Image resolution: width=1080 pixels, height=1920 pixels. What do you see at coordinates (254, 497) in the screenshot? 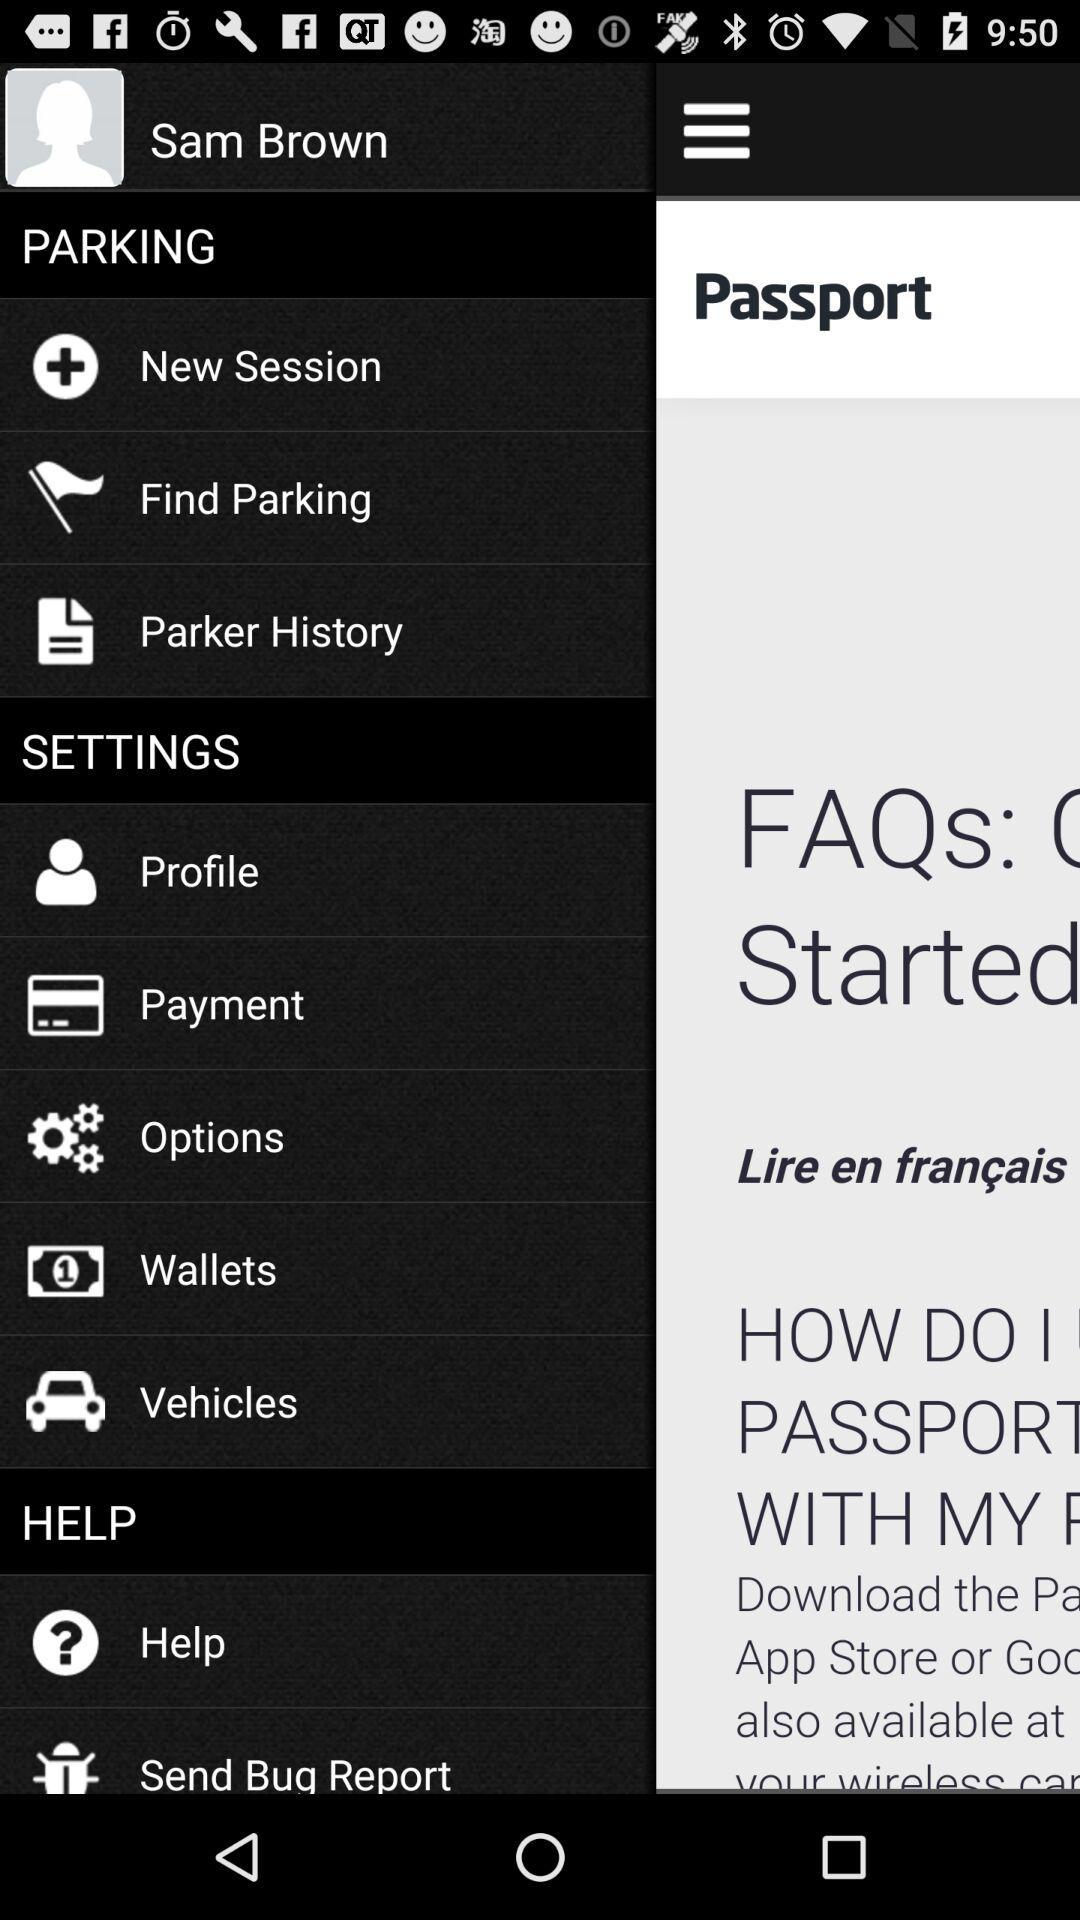
I see `icon below new session icon` at bounding box center [254, 497].